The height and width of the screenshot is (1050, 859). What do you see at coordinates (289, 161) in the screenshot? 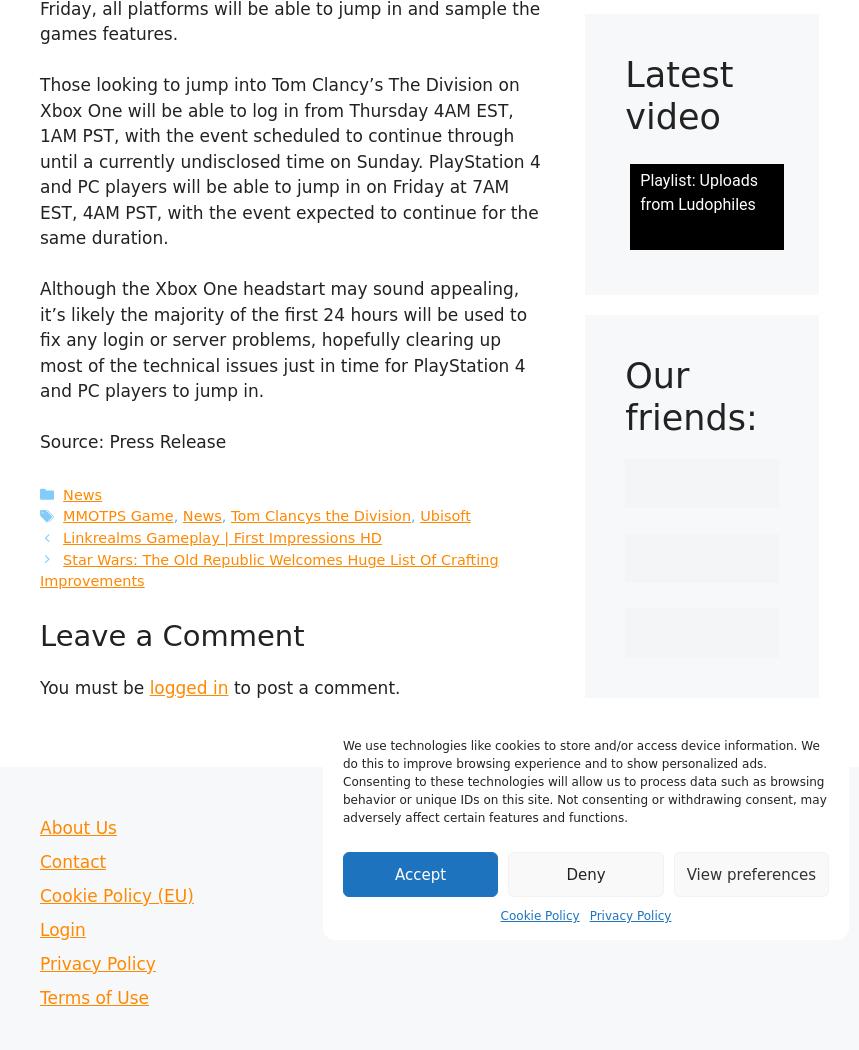
I see `'Those looking to jump into Tom Clancy’s The Division on Xbox One will be able to log in from Thursday 4AM EST, 1AM PST, with the event scheduled to continue through until a currently undisclosed time on Sunday. PlayStation 4 and PC players will be able to jump in on Friday at 7AM EST, 4AM PST, with the event expected to continue for the same duration.'` at bounding box center [289, 161].